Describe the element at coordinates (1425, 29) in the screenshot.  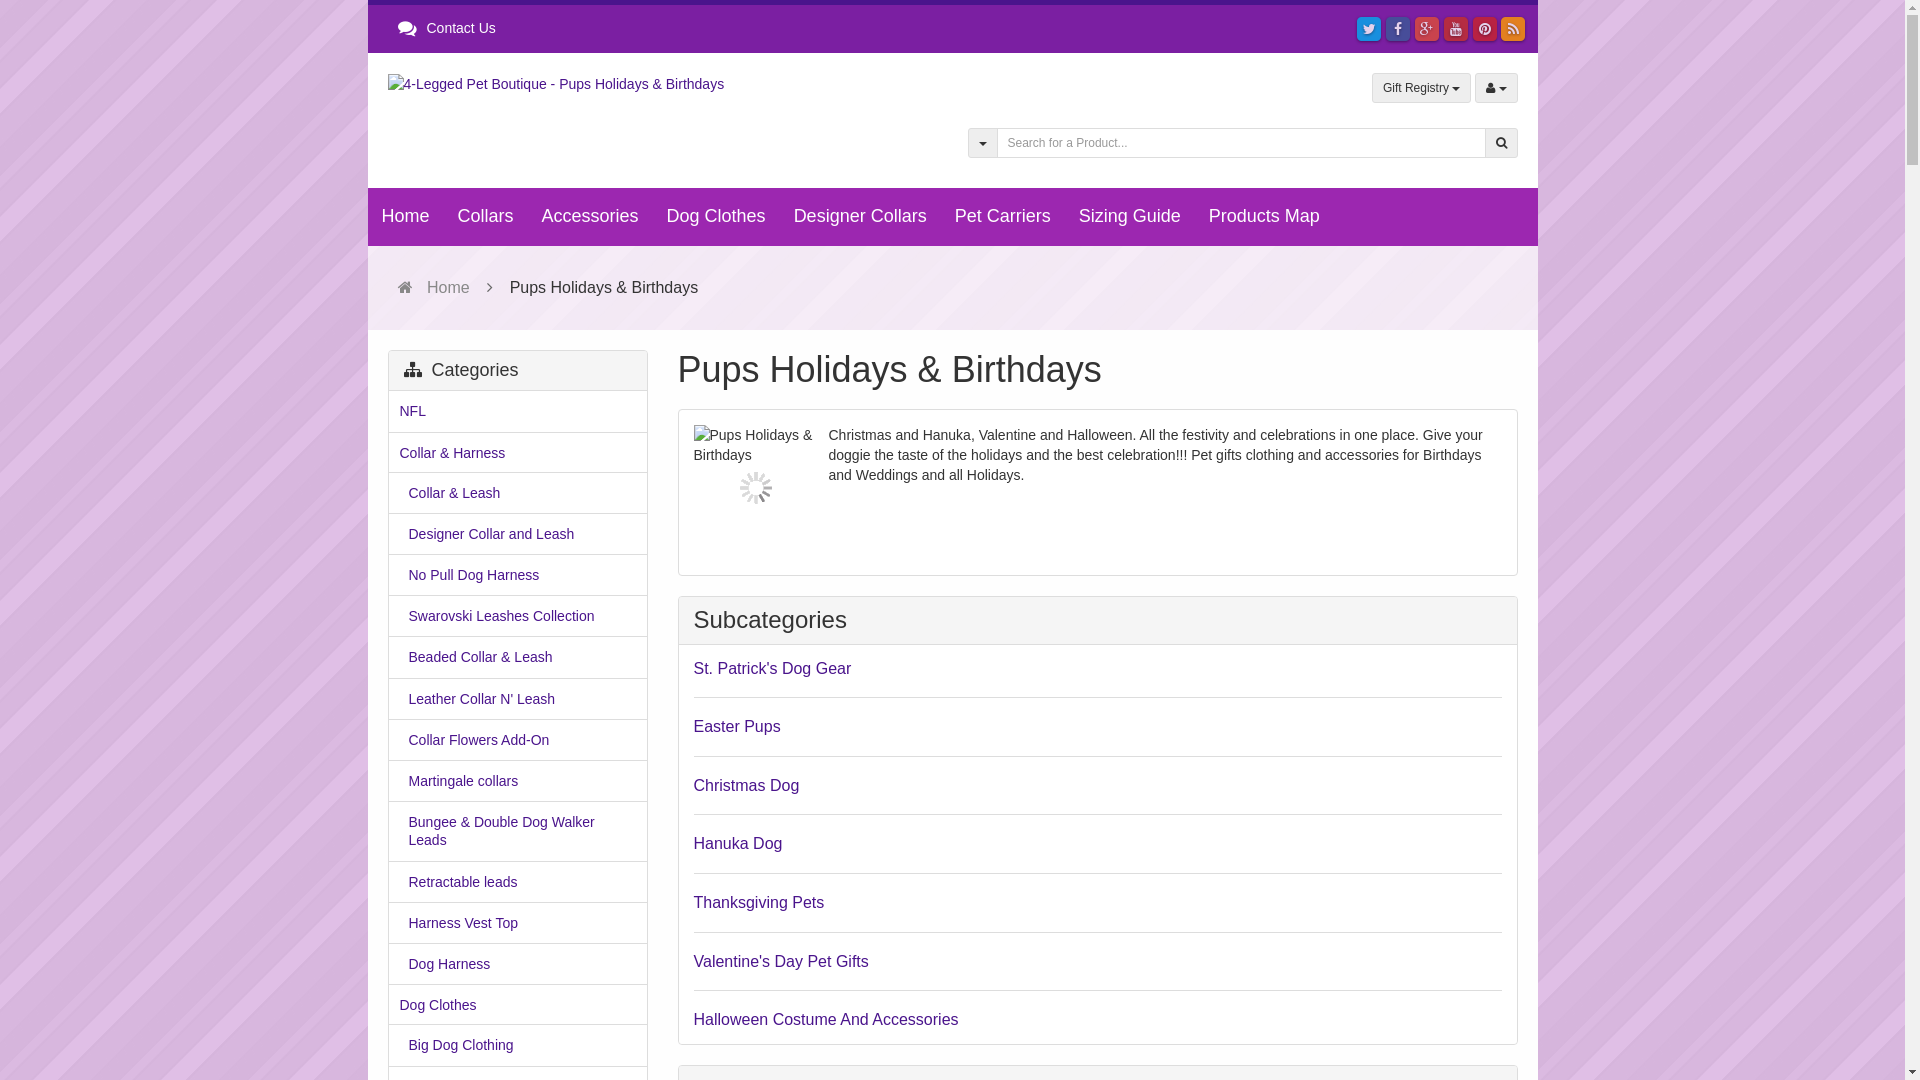
I see `'Google Plus'` at that location.